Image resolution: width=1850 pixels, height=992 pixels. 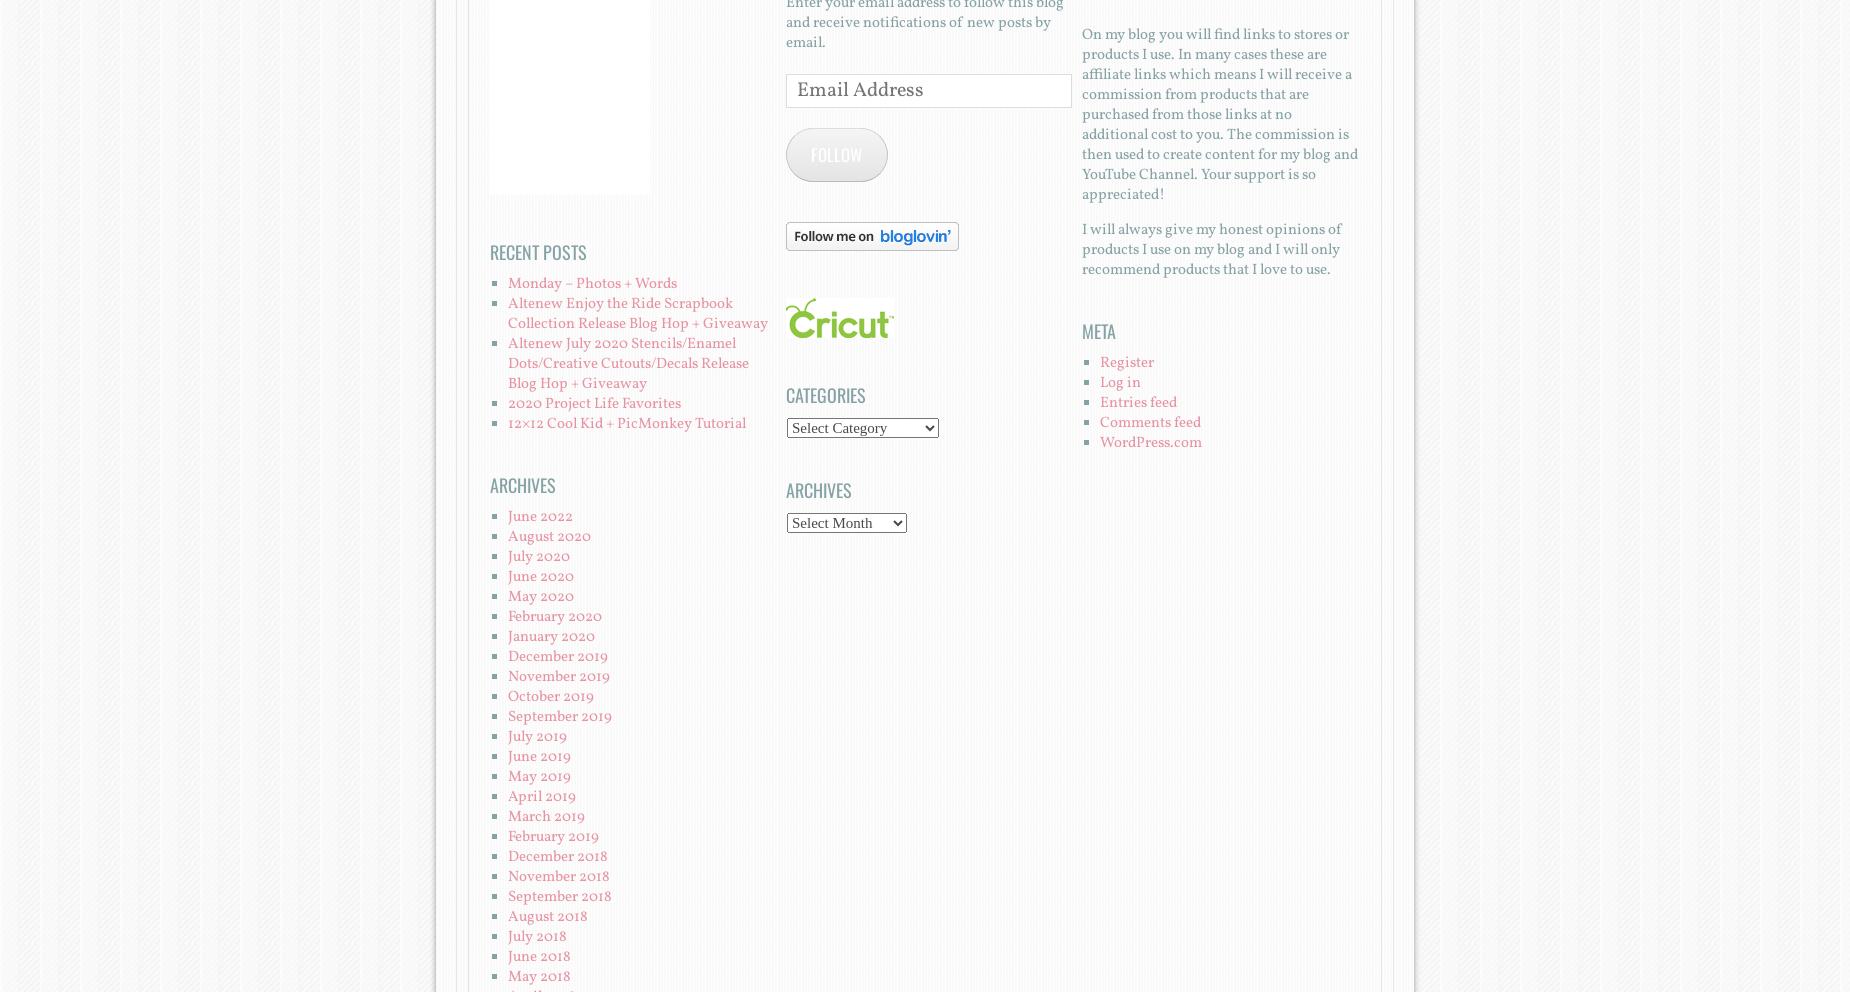 I want to click on 'Comments feed', so click(x=1148, y=421).